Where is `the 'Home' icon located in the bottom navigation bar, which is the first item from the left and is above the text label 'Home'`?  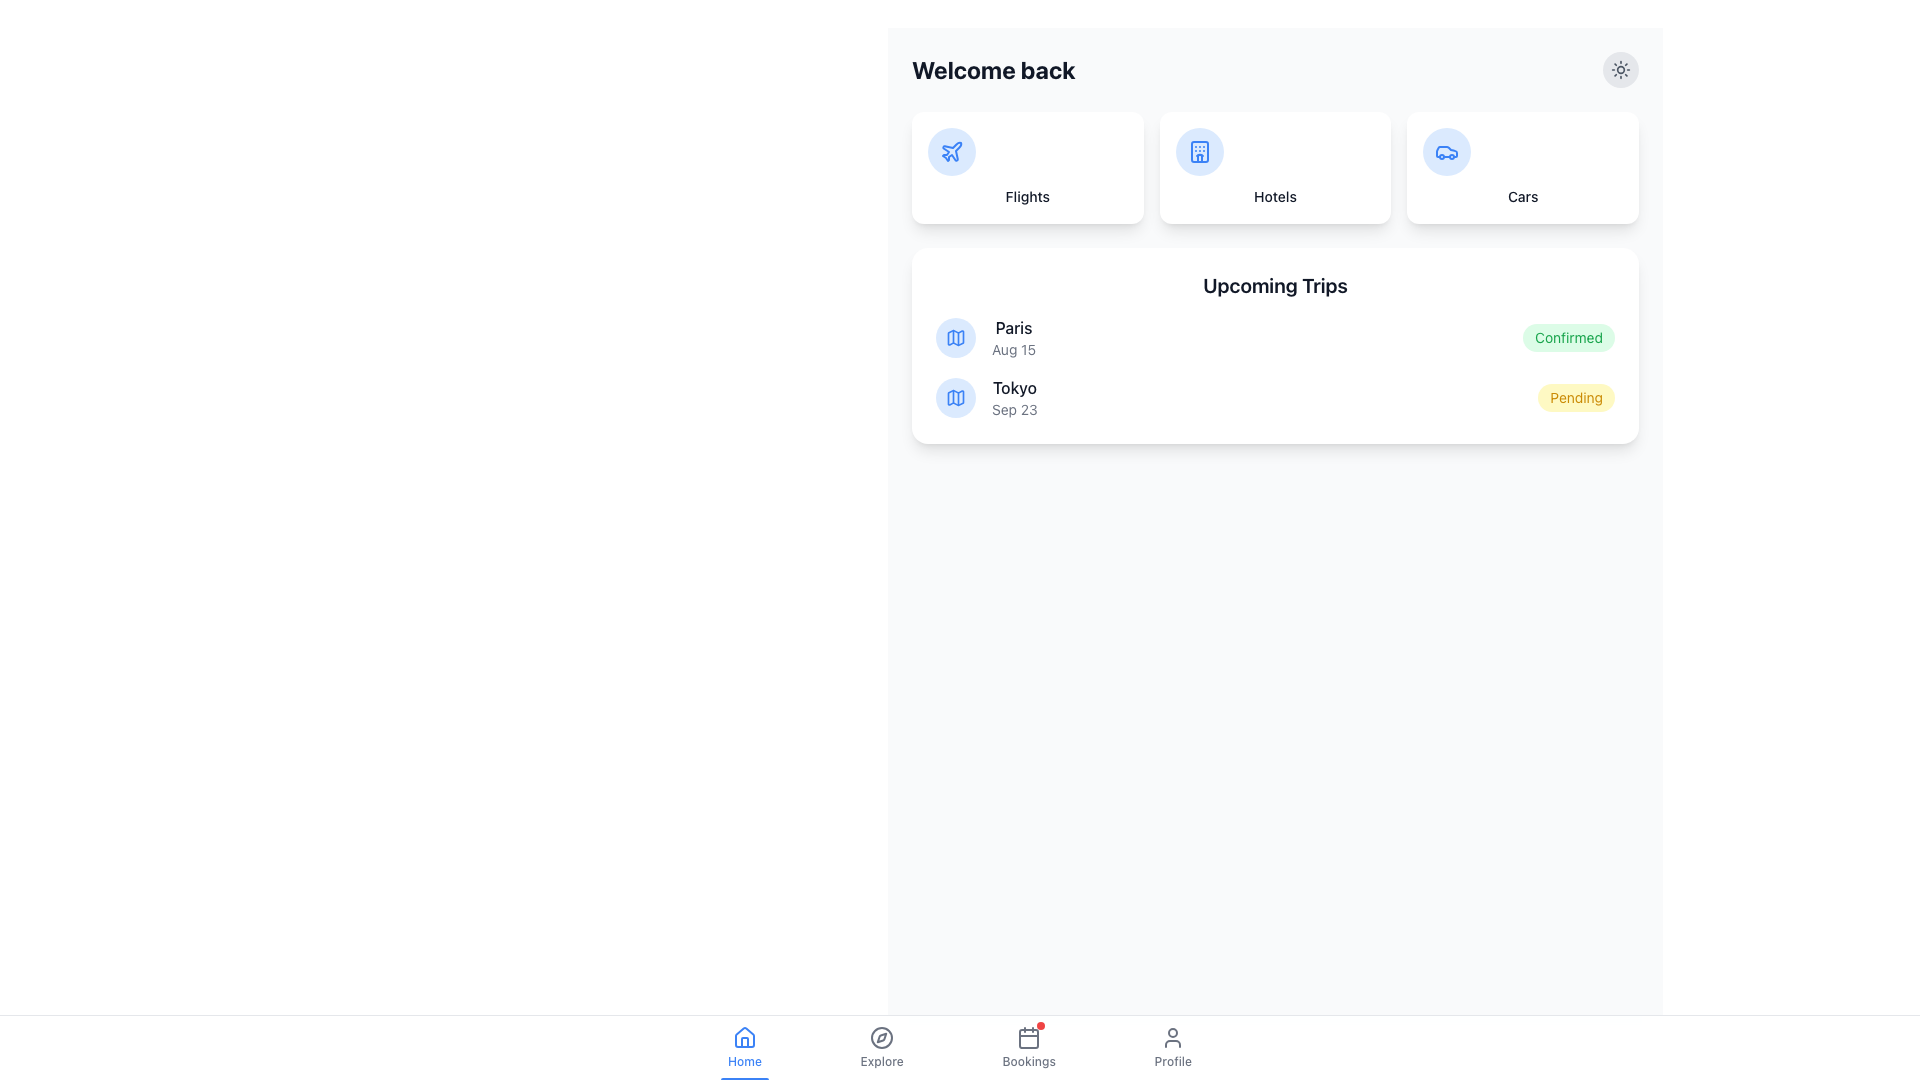 the 'Home' icon located in the bottom navigation bar, which is the first item from the left and is above the text label 'Home' is located at coordinates (743, 1036).